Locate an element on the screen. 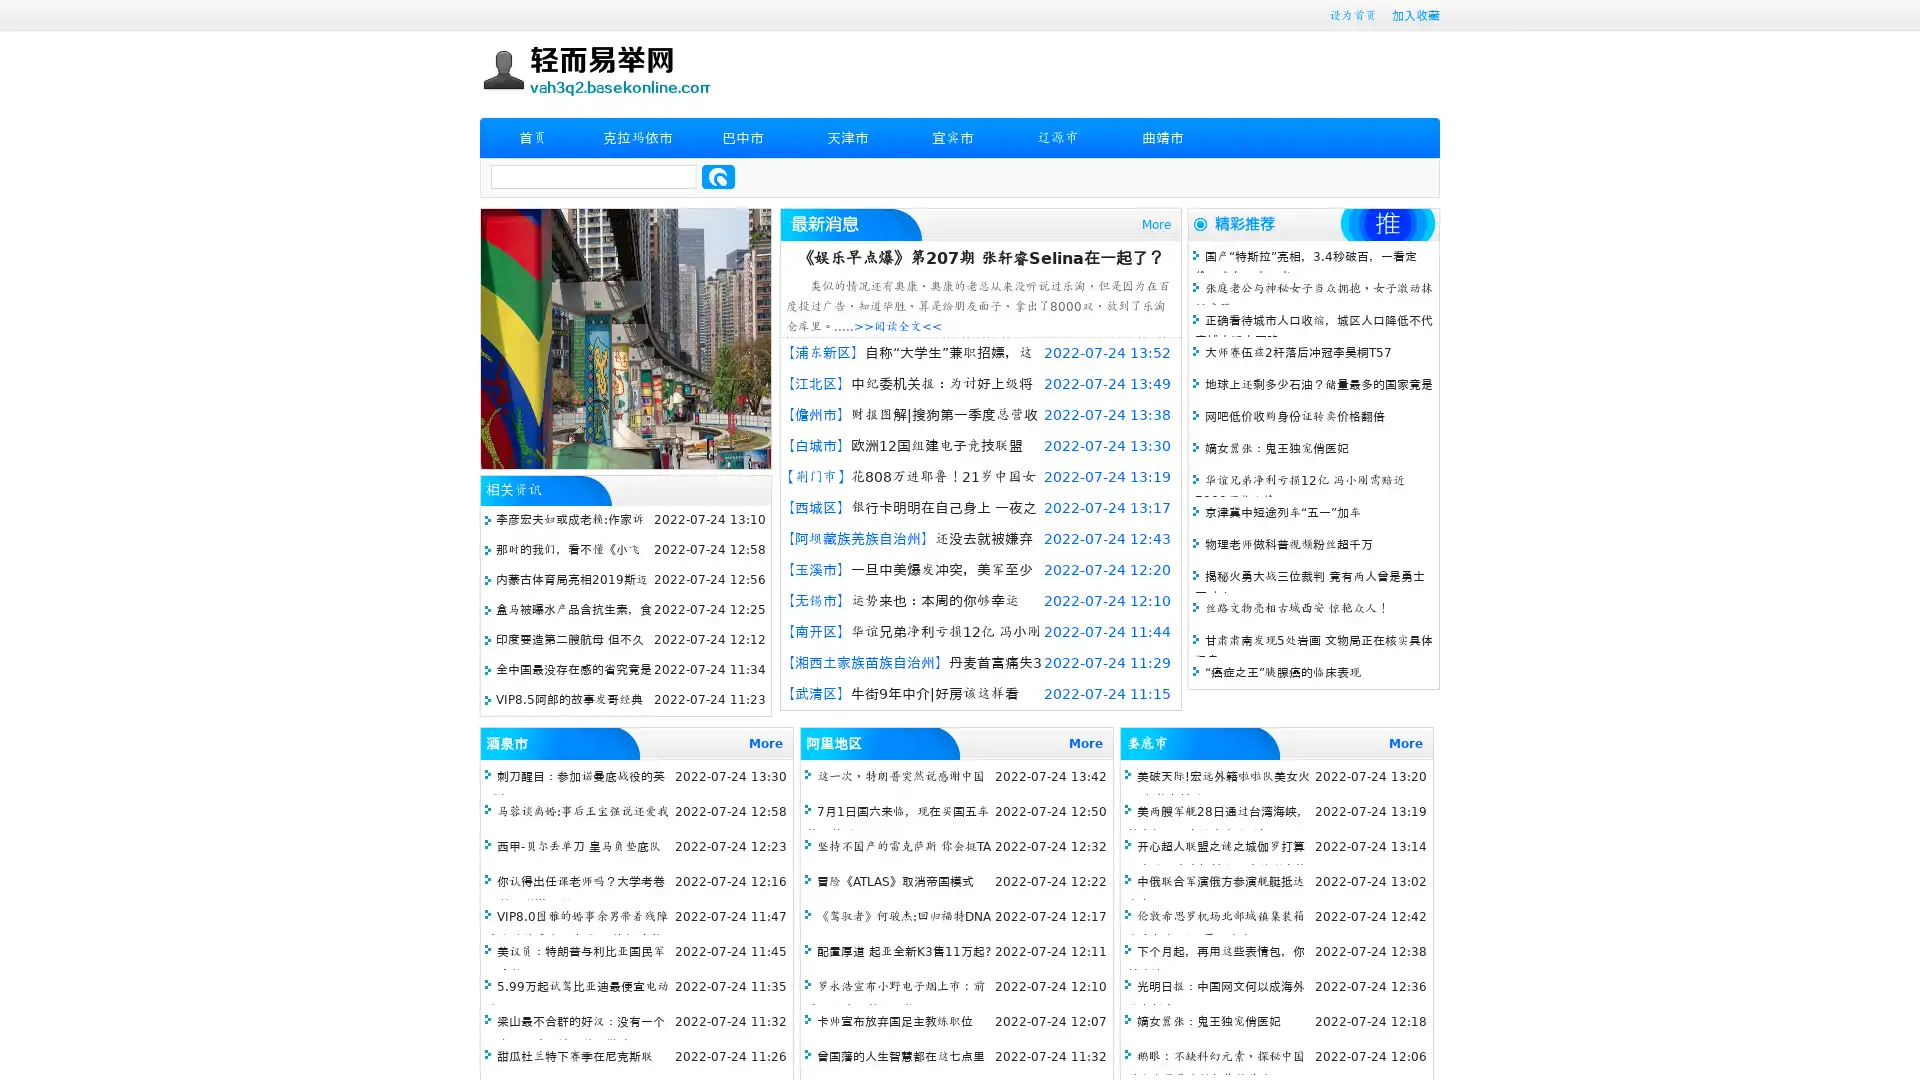 This screenshot has height=1080, width=1920. Search is located at coordinates (718, 176).